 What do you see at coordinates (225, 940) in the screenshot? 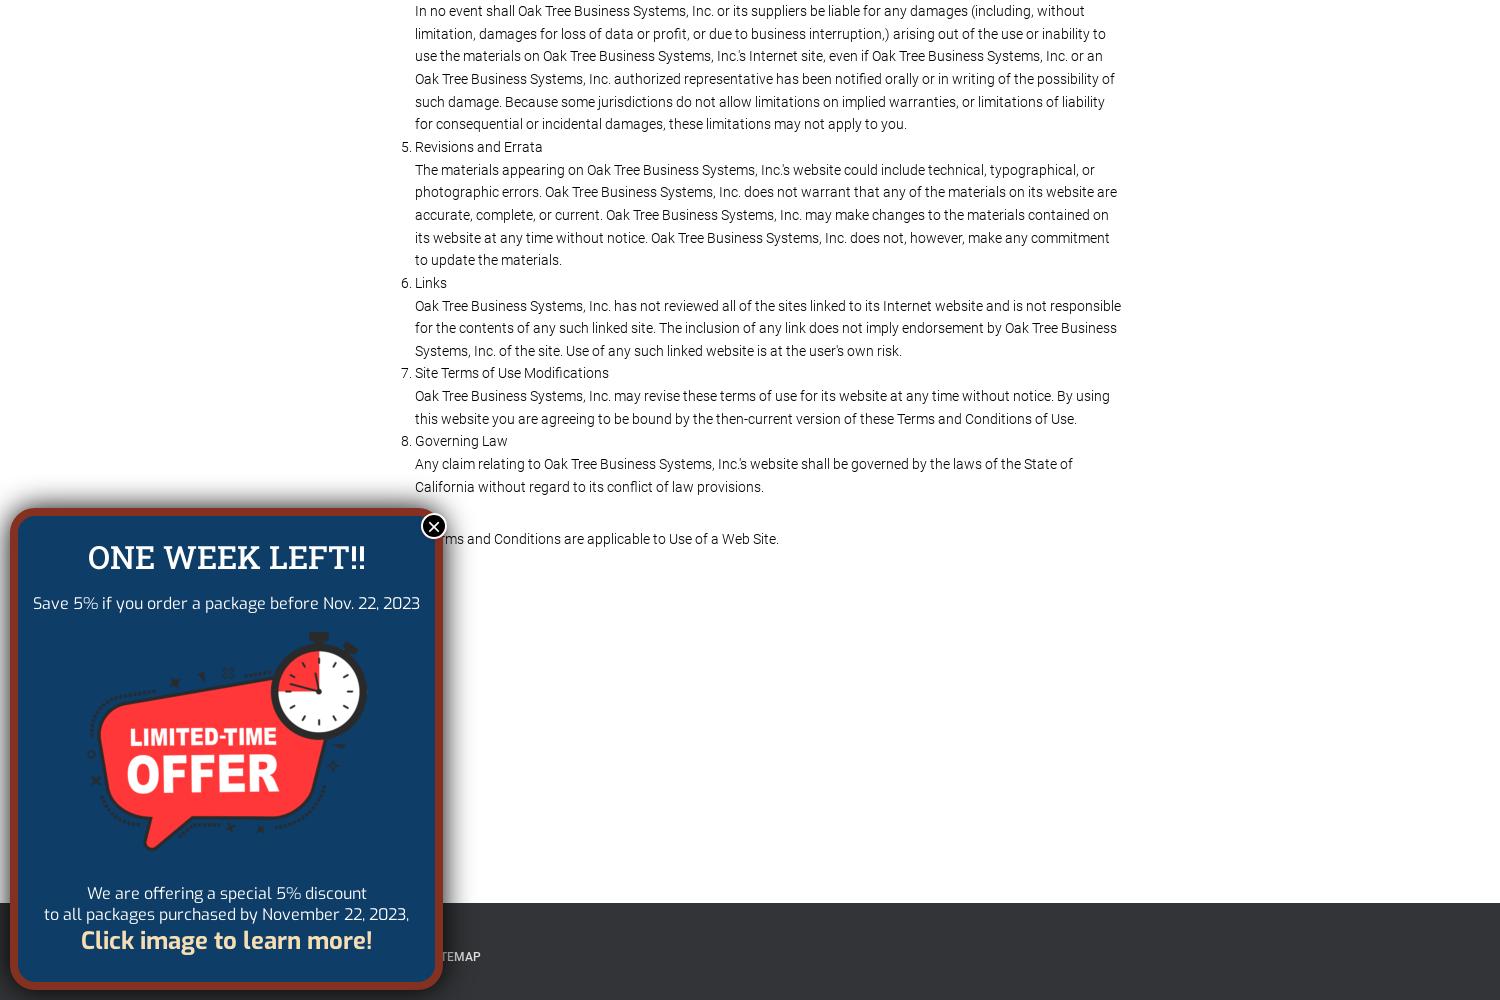
I see `'Click image to learn more!'` at bounding box center [225, 940].